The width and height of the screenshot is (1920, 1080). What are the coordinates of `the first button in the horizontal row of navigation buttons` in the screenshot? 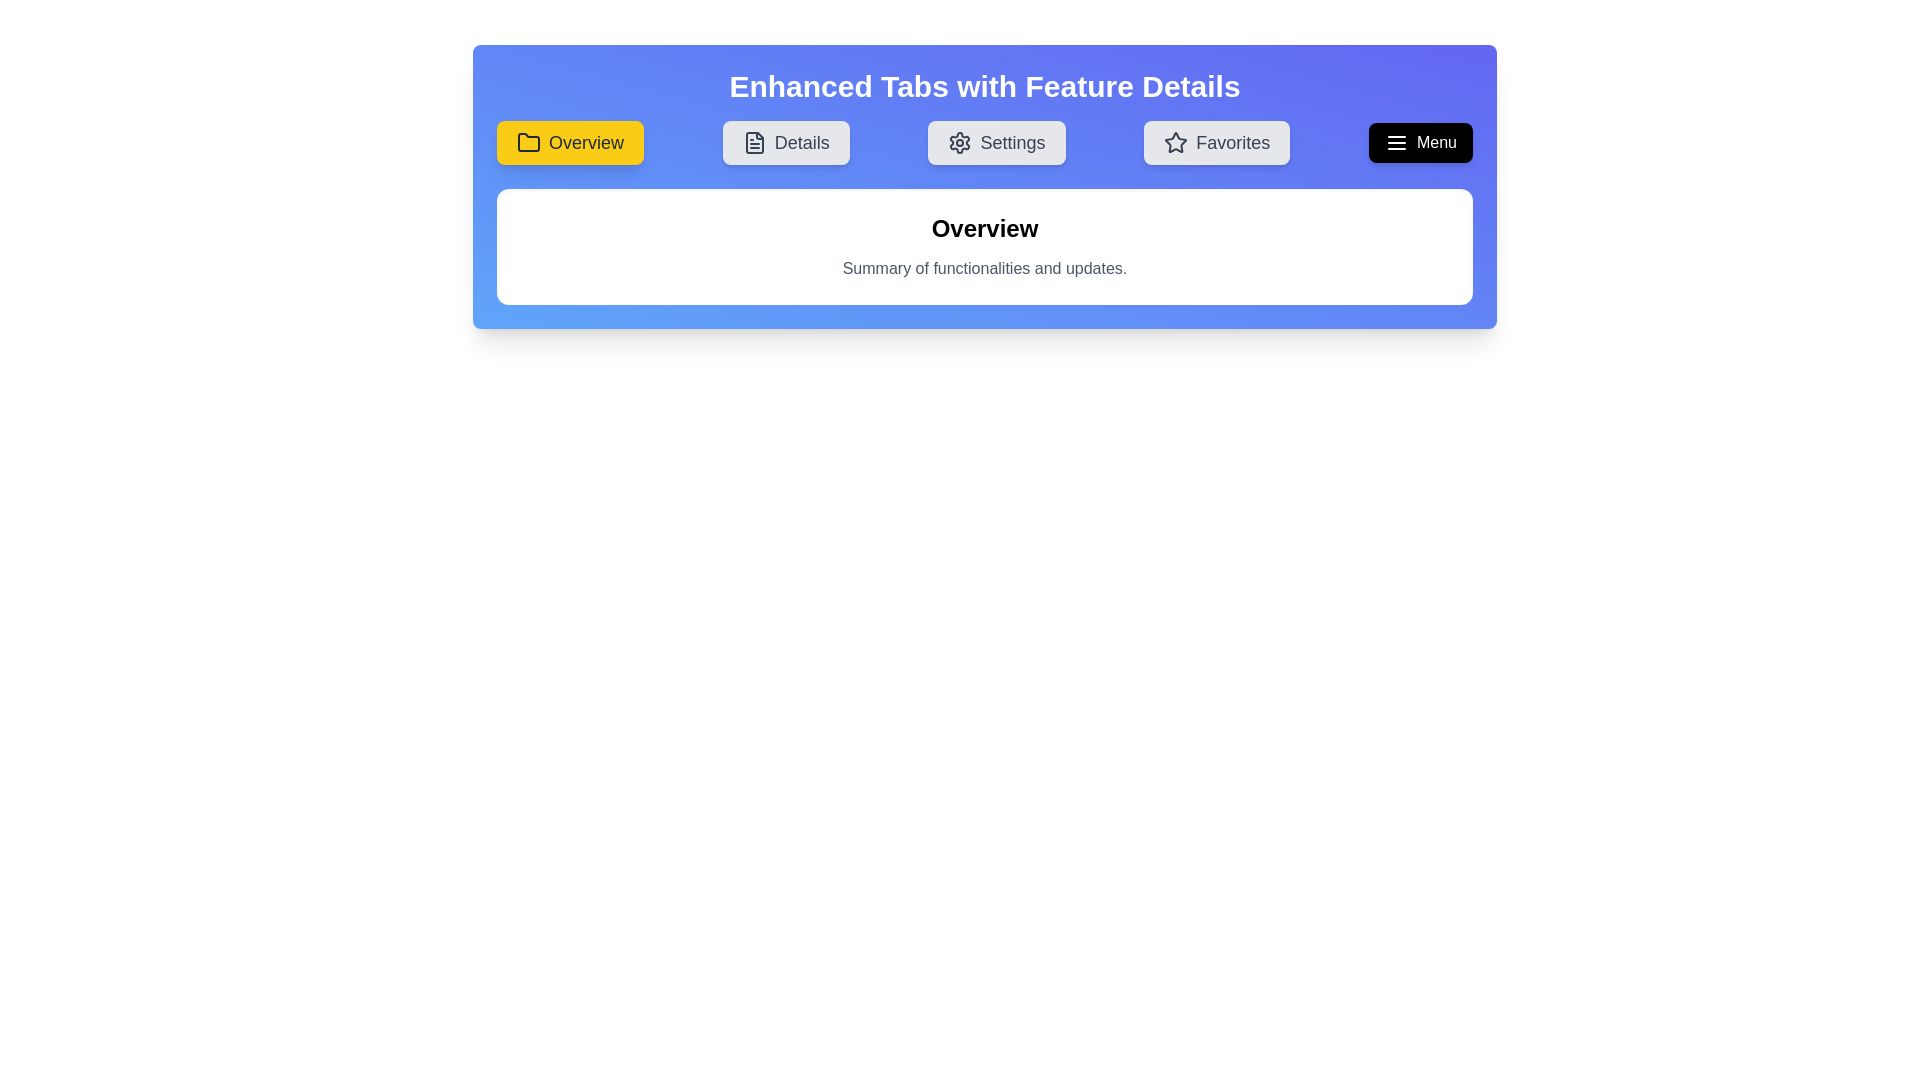 It's located at (569, 141).